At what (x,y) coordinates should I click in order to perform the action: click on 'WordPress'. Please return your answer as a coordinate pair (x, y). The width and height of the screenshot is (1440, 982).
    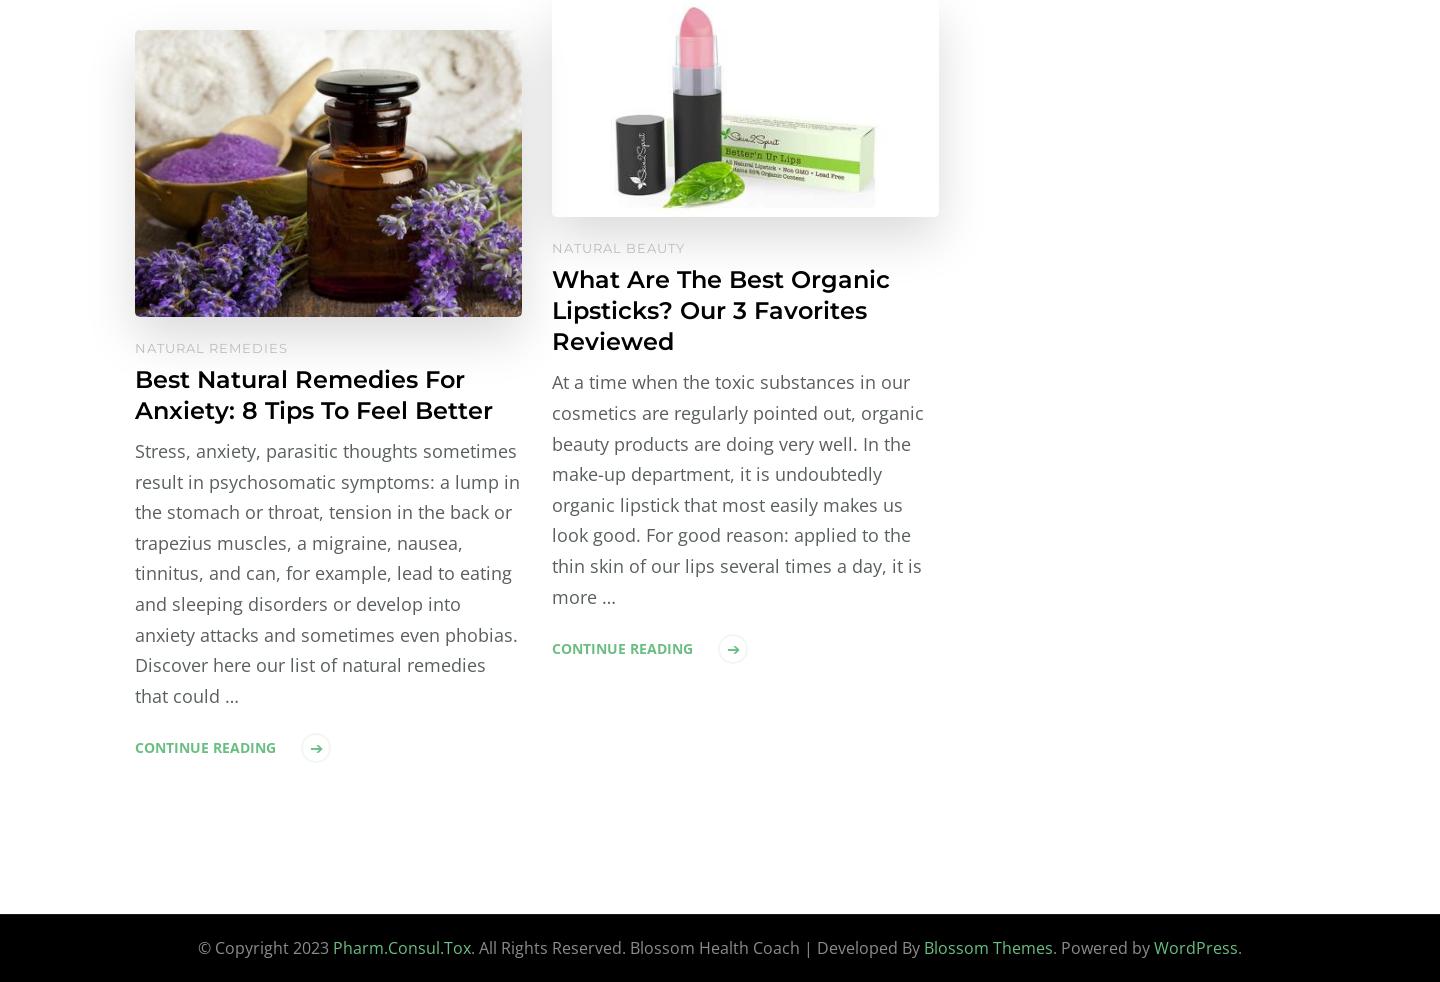
    Looking at the image, I should click on (1196, 948).